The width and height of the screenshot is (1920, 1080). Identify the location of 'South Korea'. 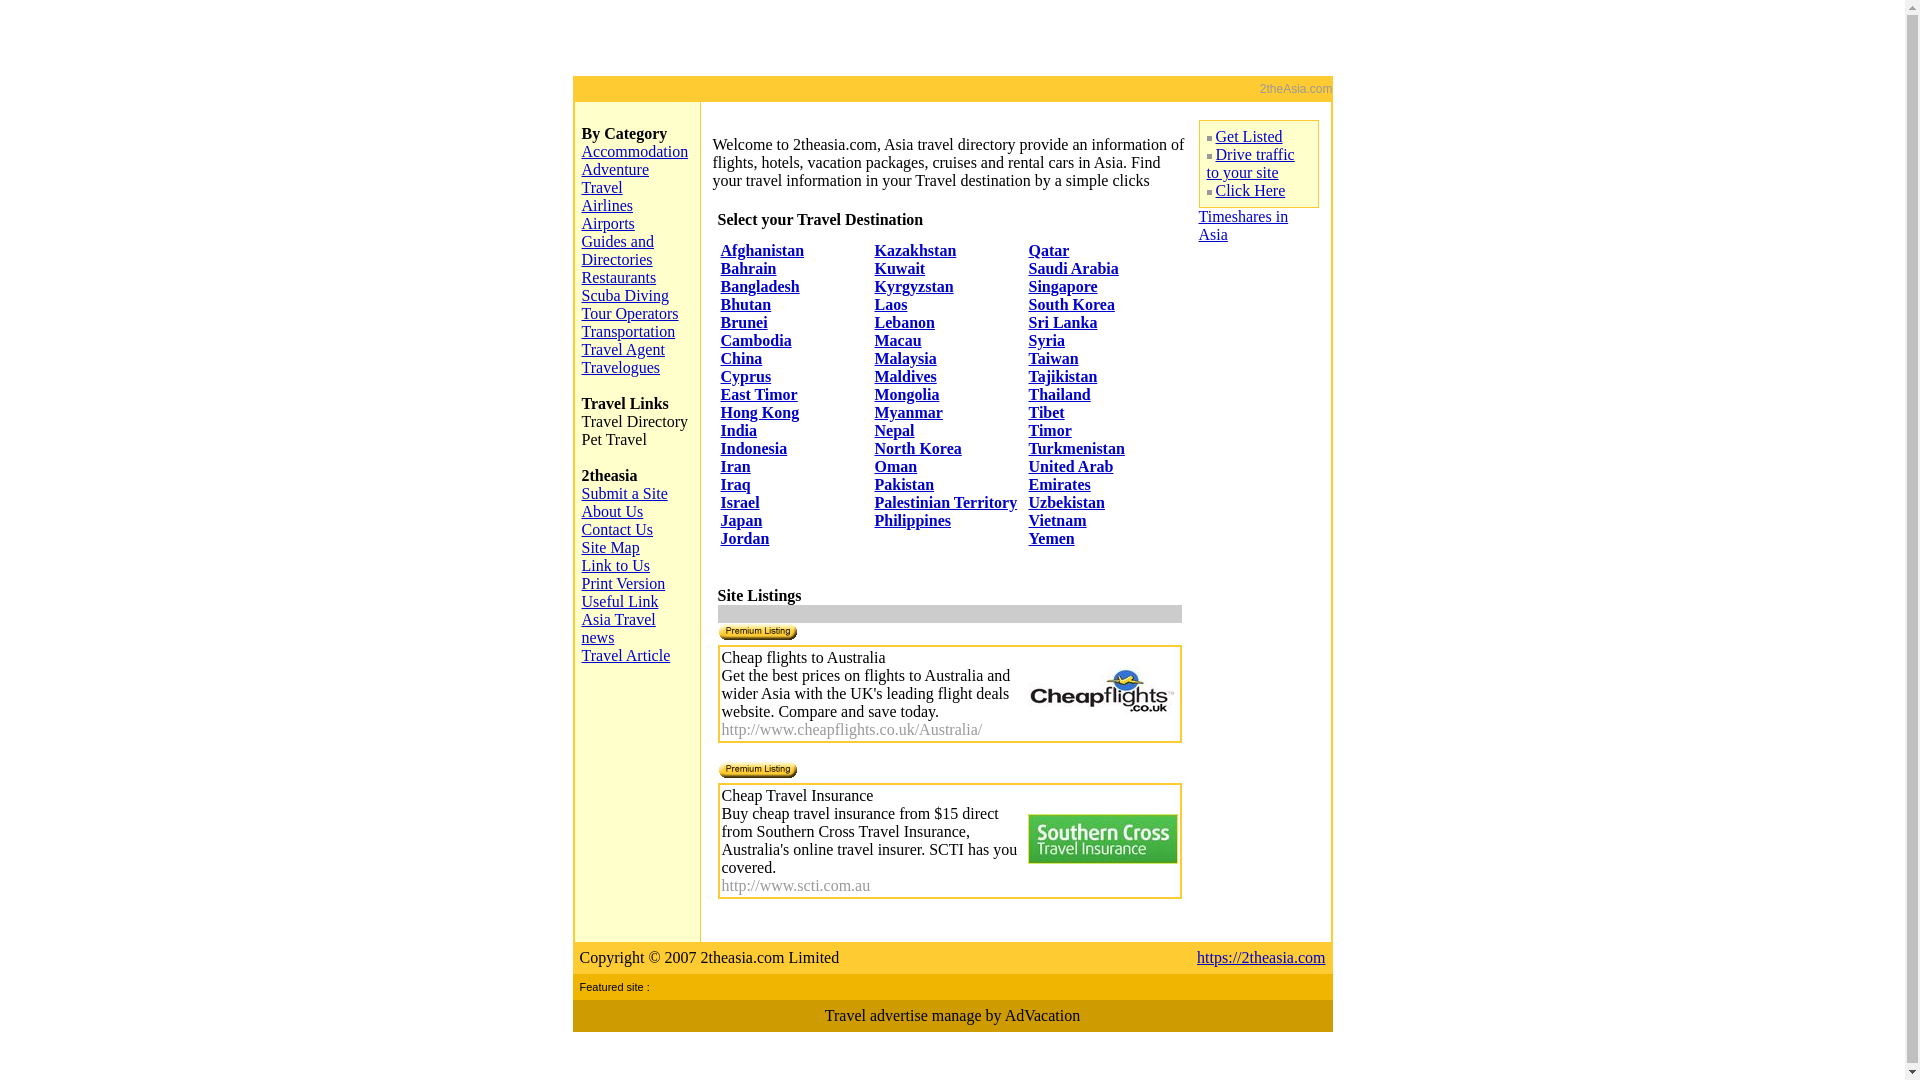
(1069, 304).